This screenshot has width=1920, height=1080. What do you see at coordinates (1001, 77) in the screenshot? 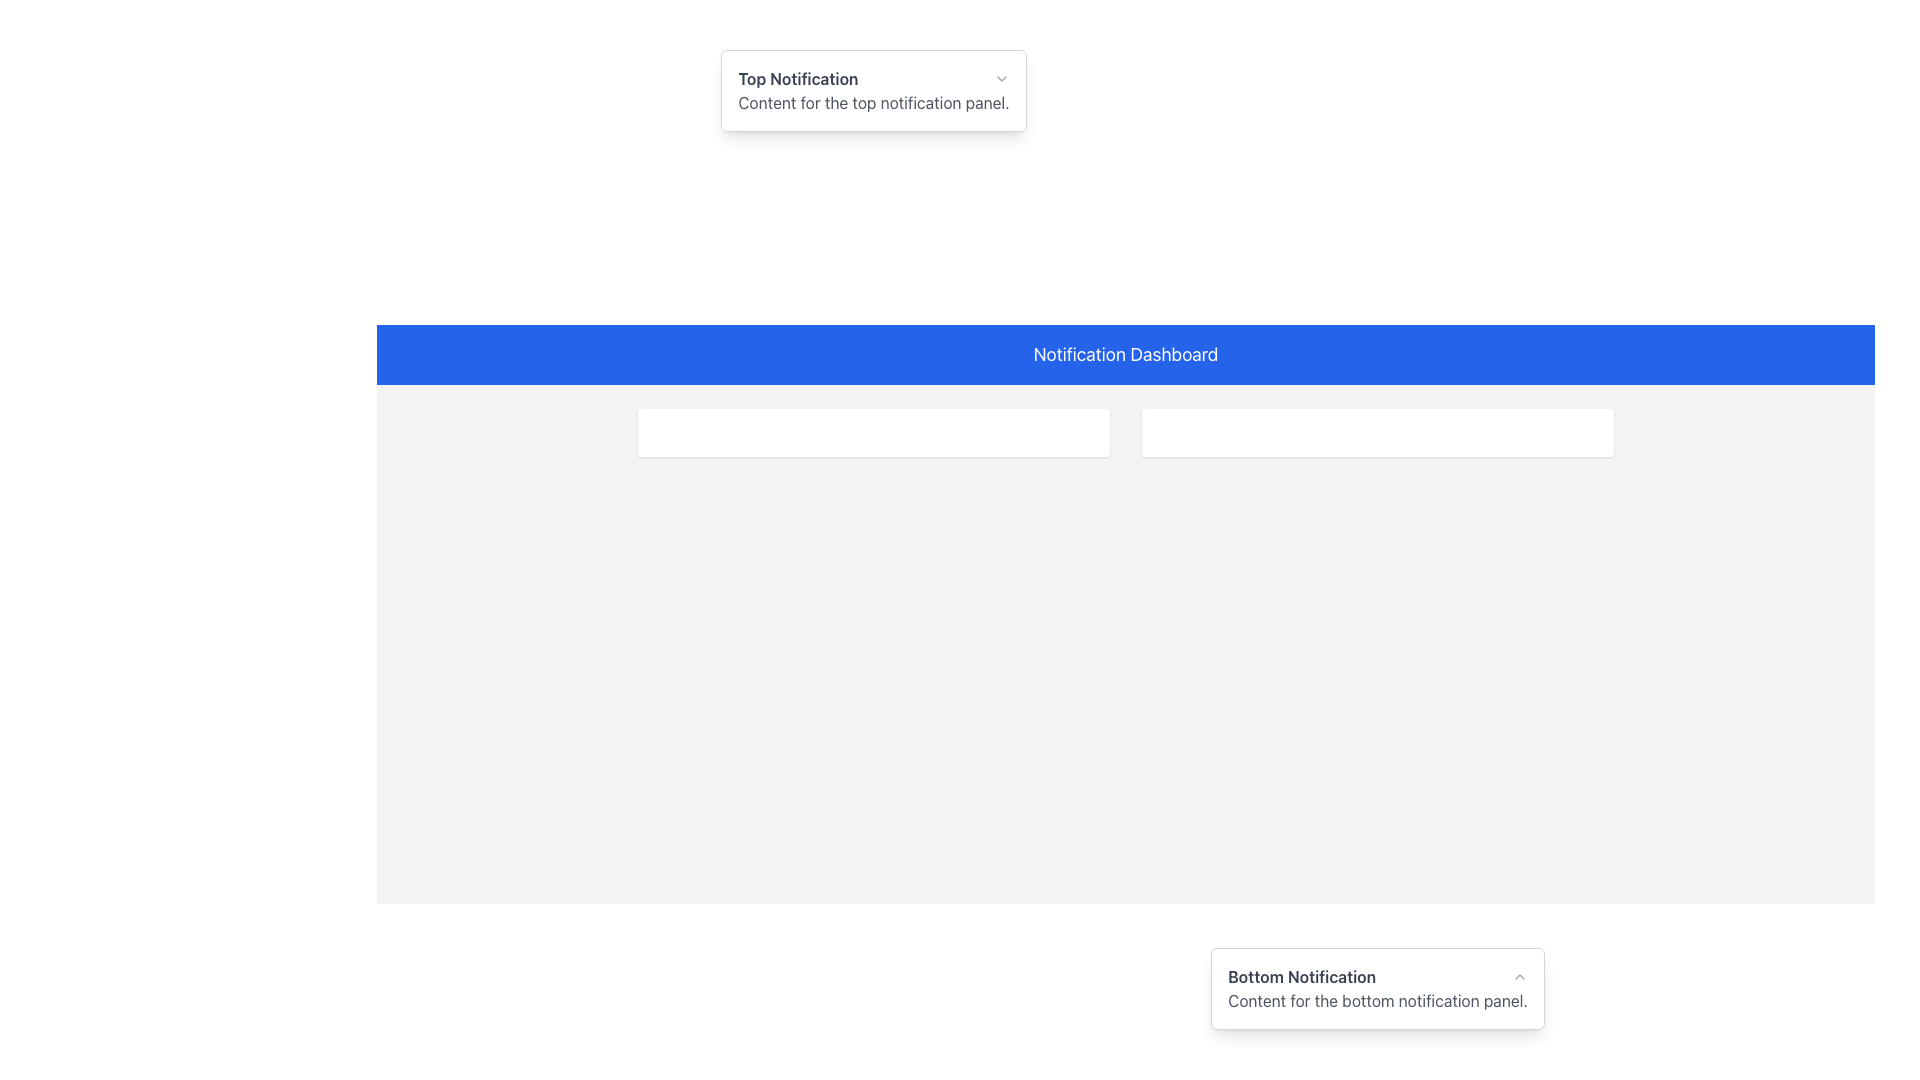
I see `the Dropdown Control, which features a small downward-pointing chevron icon that changes color to red on hover, located in the Top Notification section near the upper-right corner` at bounding box center [1001, 77].